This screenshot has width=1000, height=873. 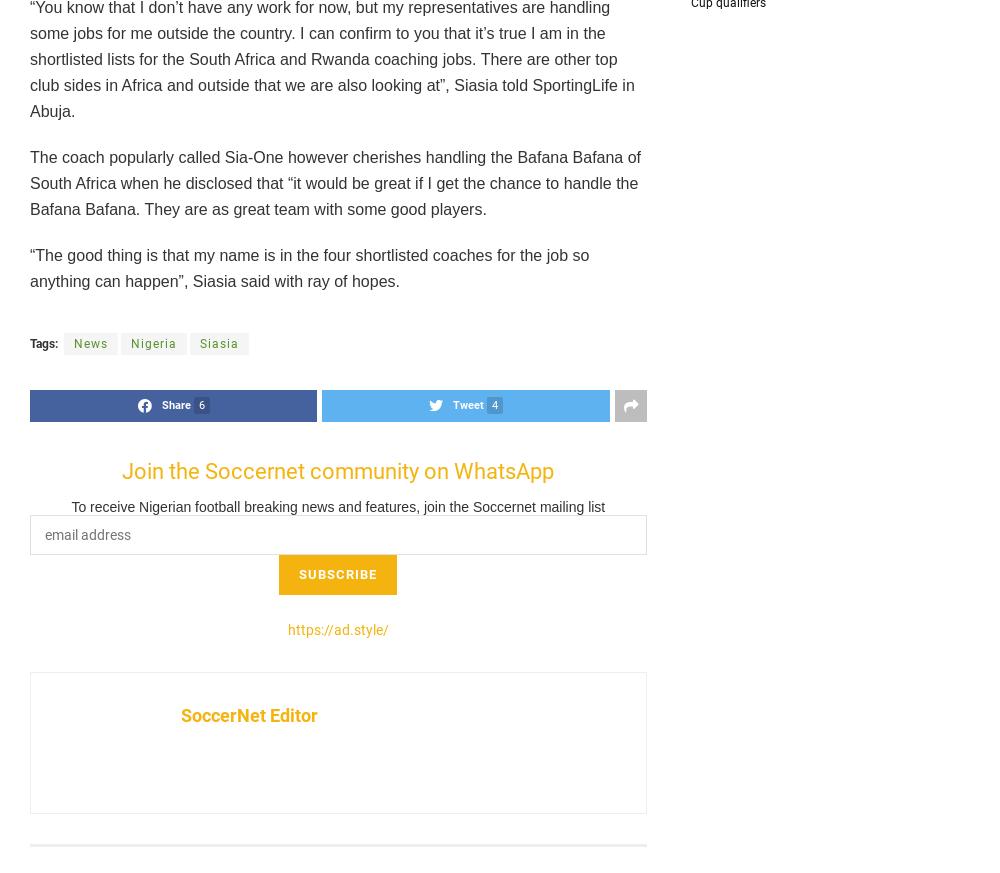 What do you see at coordinates (466, 404) in the screenshot?
I see `'Tweet'` at bounding box center [466, 404].